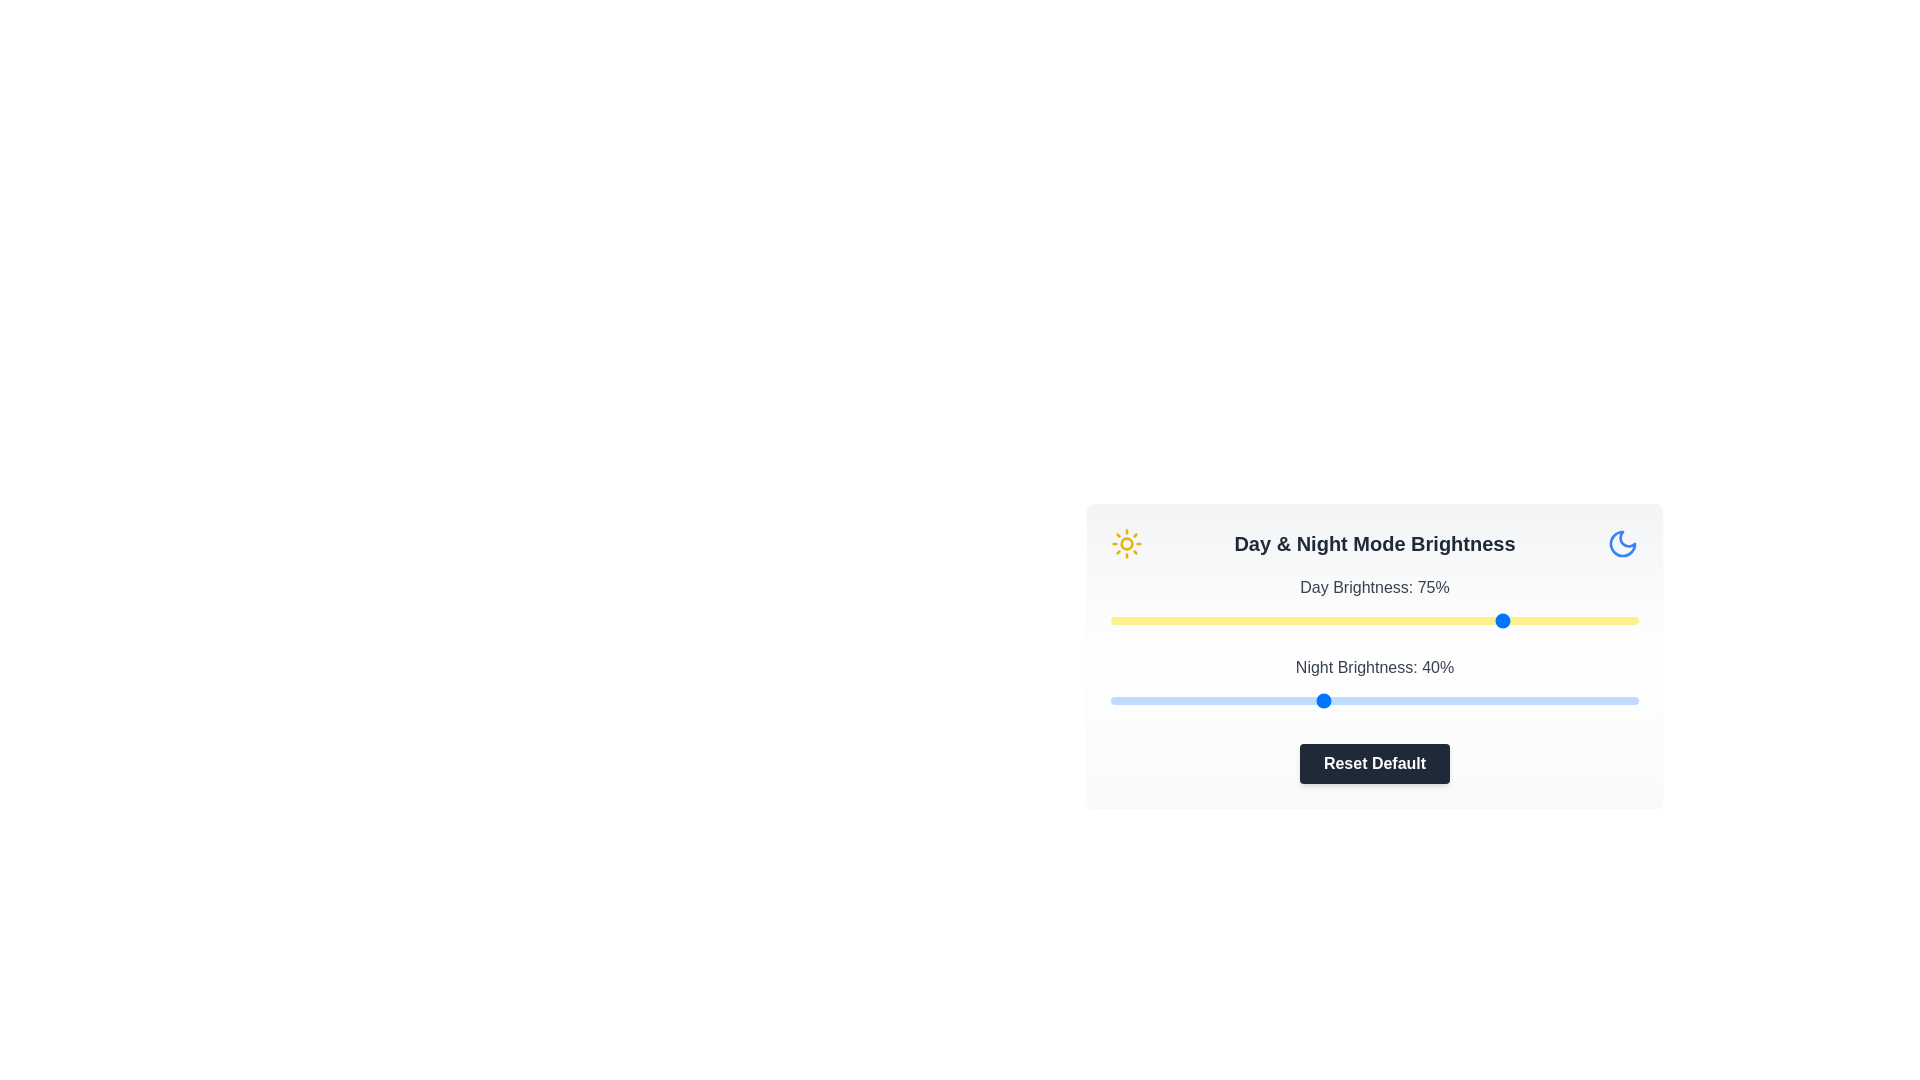 The image size is (1920, 1080). I want to click on the sun icon to interact with it, so click(1127, 543).